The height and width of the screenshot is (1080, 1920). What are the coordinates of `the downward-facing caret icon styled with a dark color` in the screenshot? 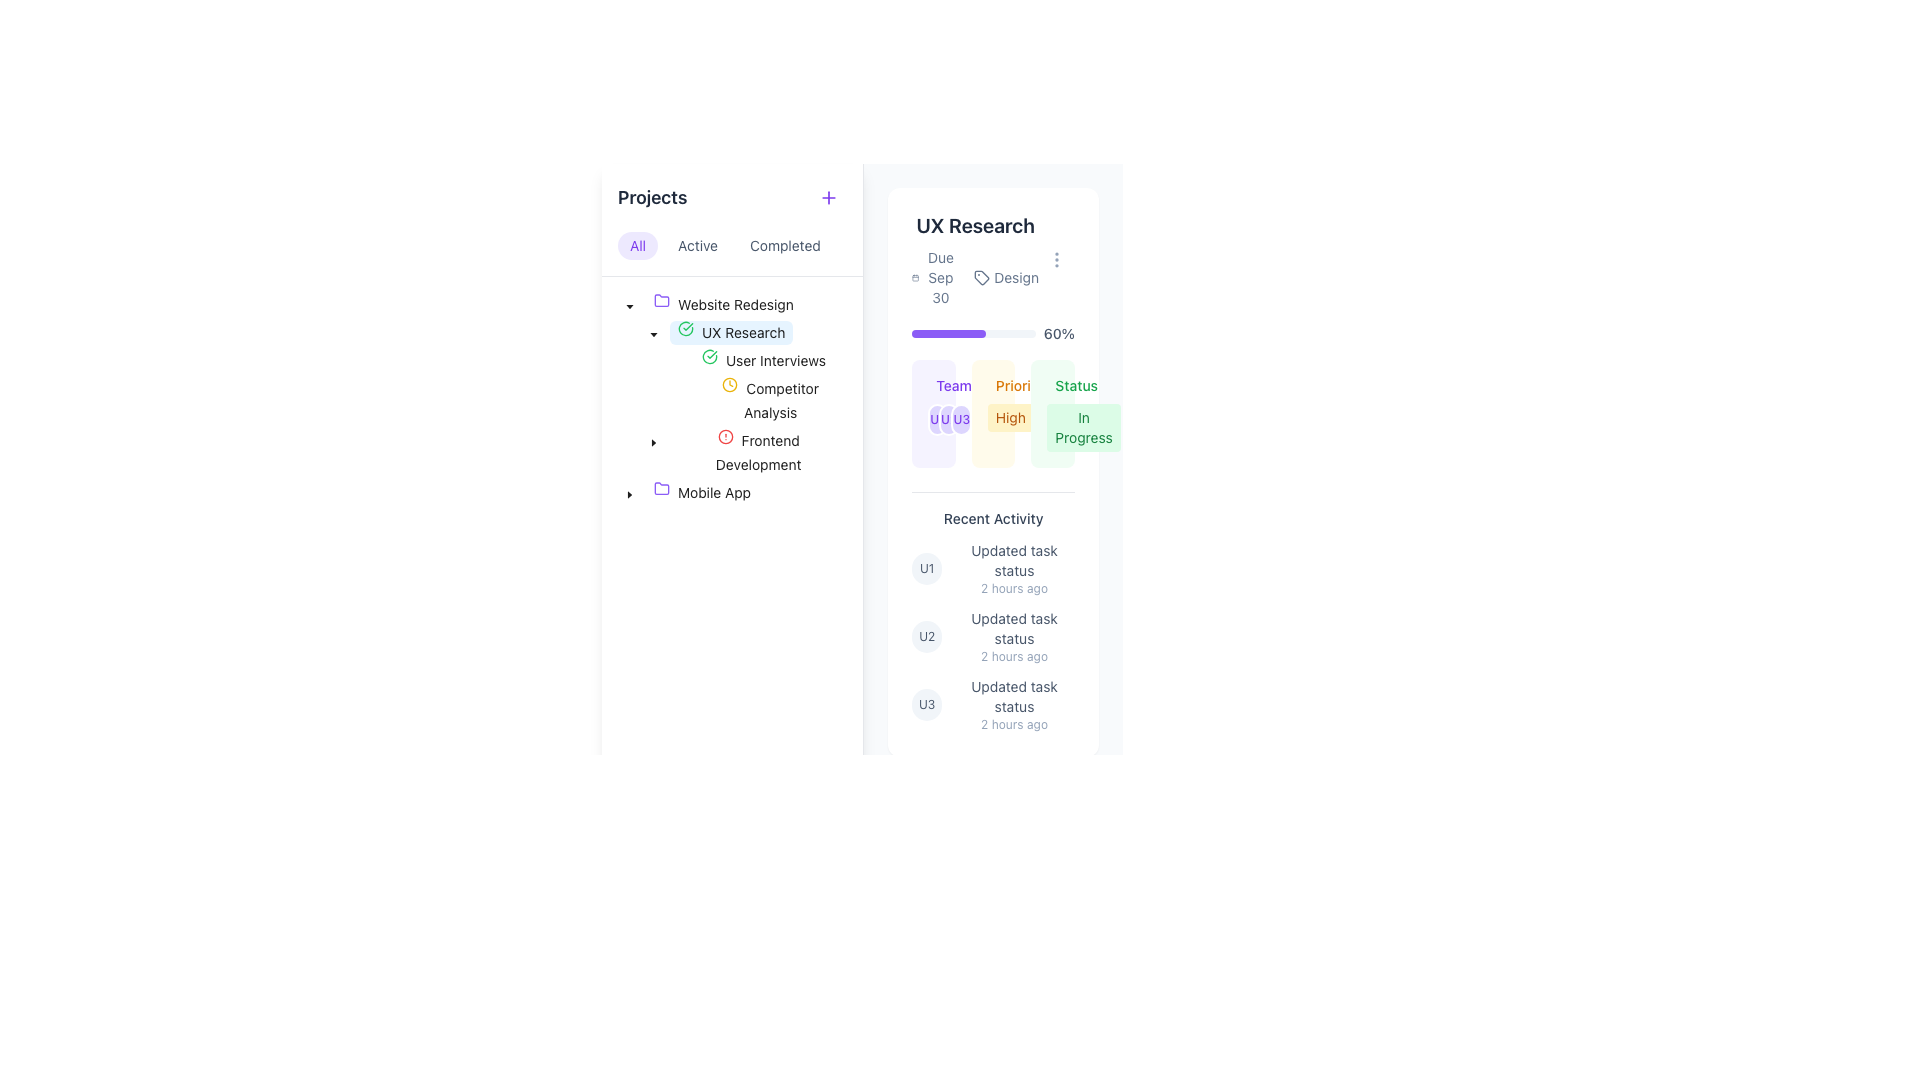 It's located at (628, 307).